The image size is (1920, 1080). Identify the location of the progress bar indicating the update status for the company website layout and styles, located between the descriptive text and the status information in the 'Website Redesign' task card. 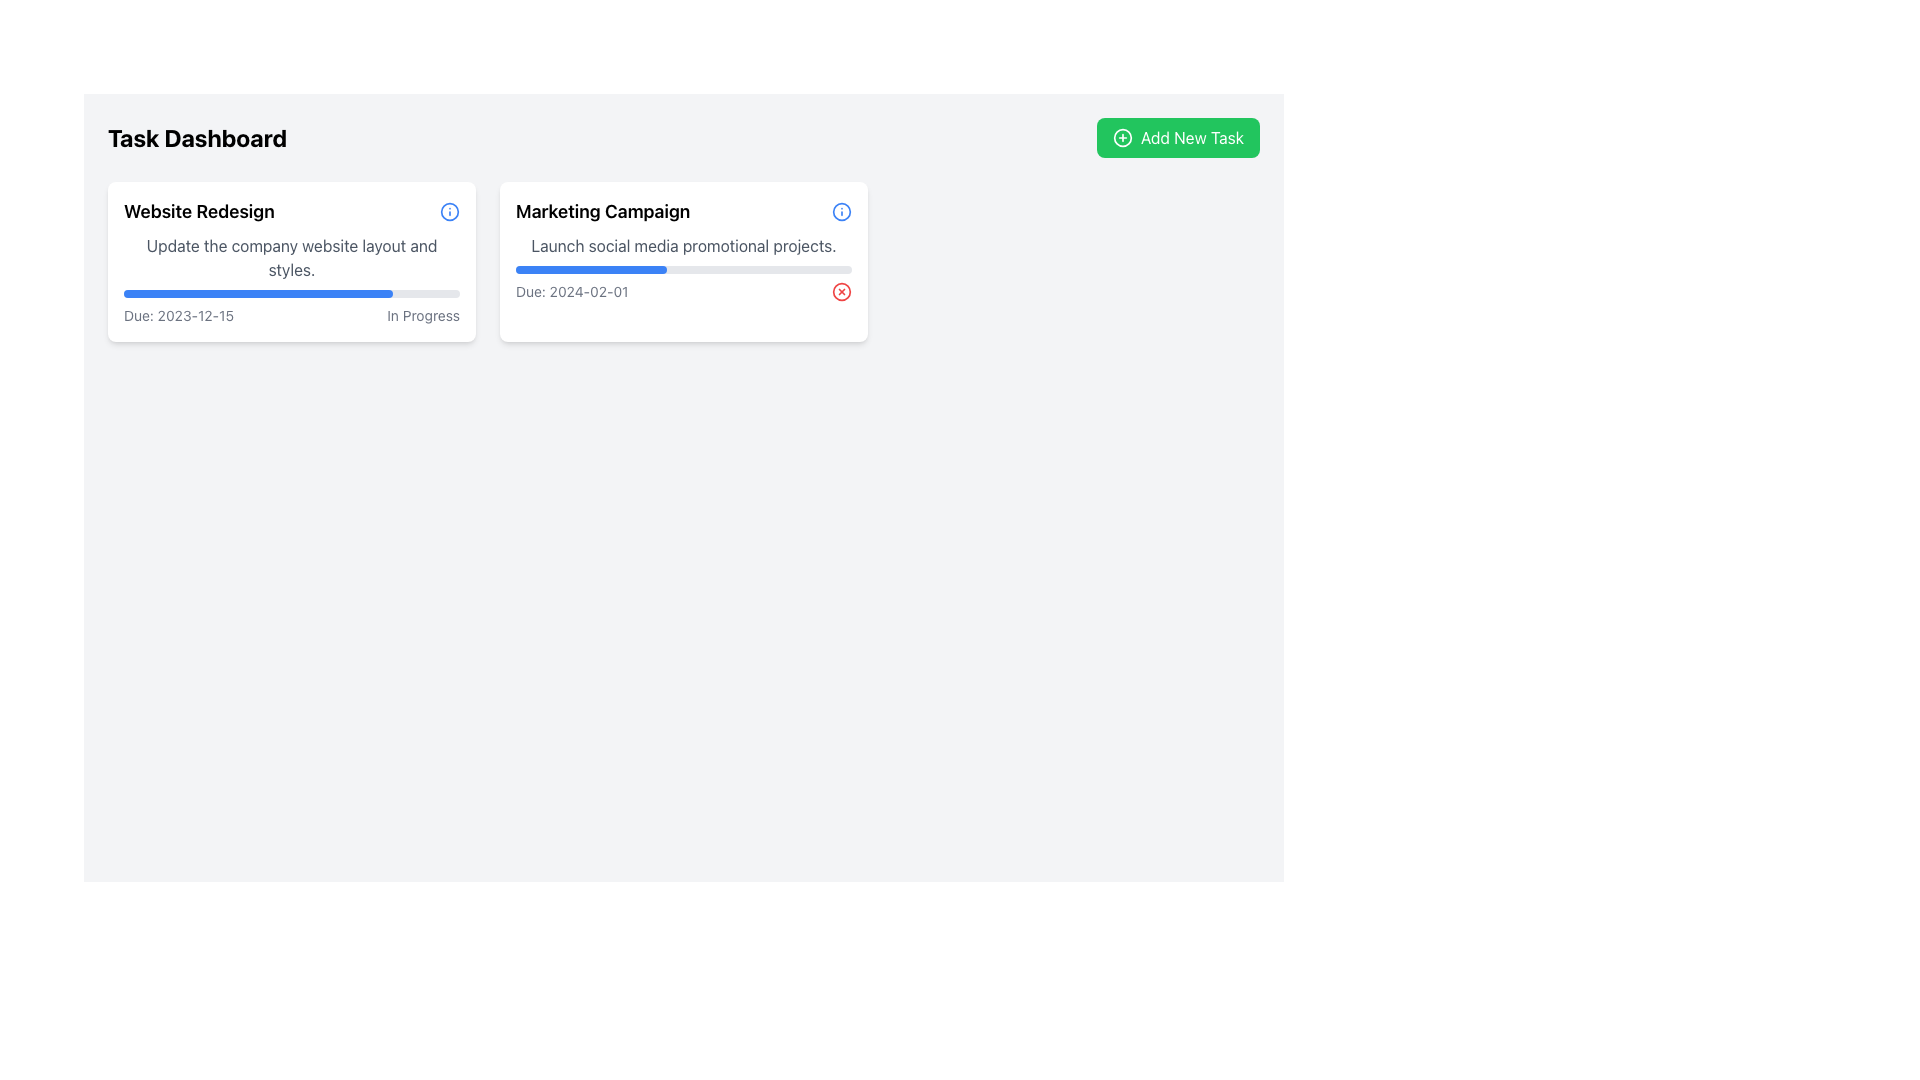
(291, 293).